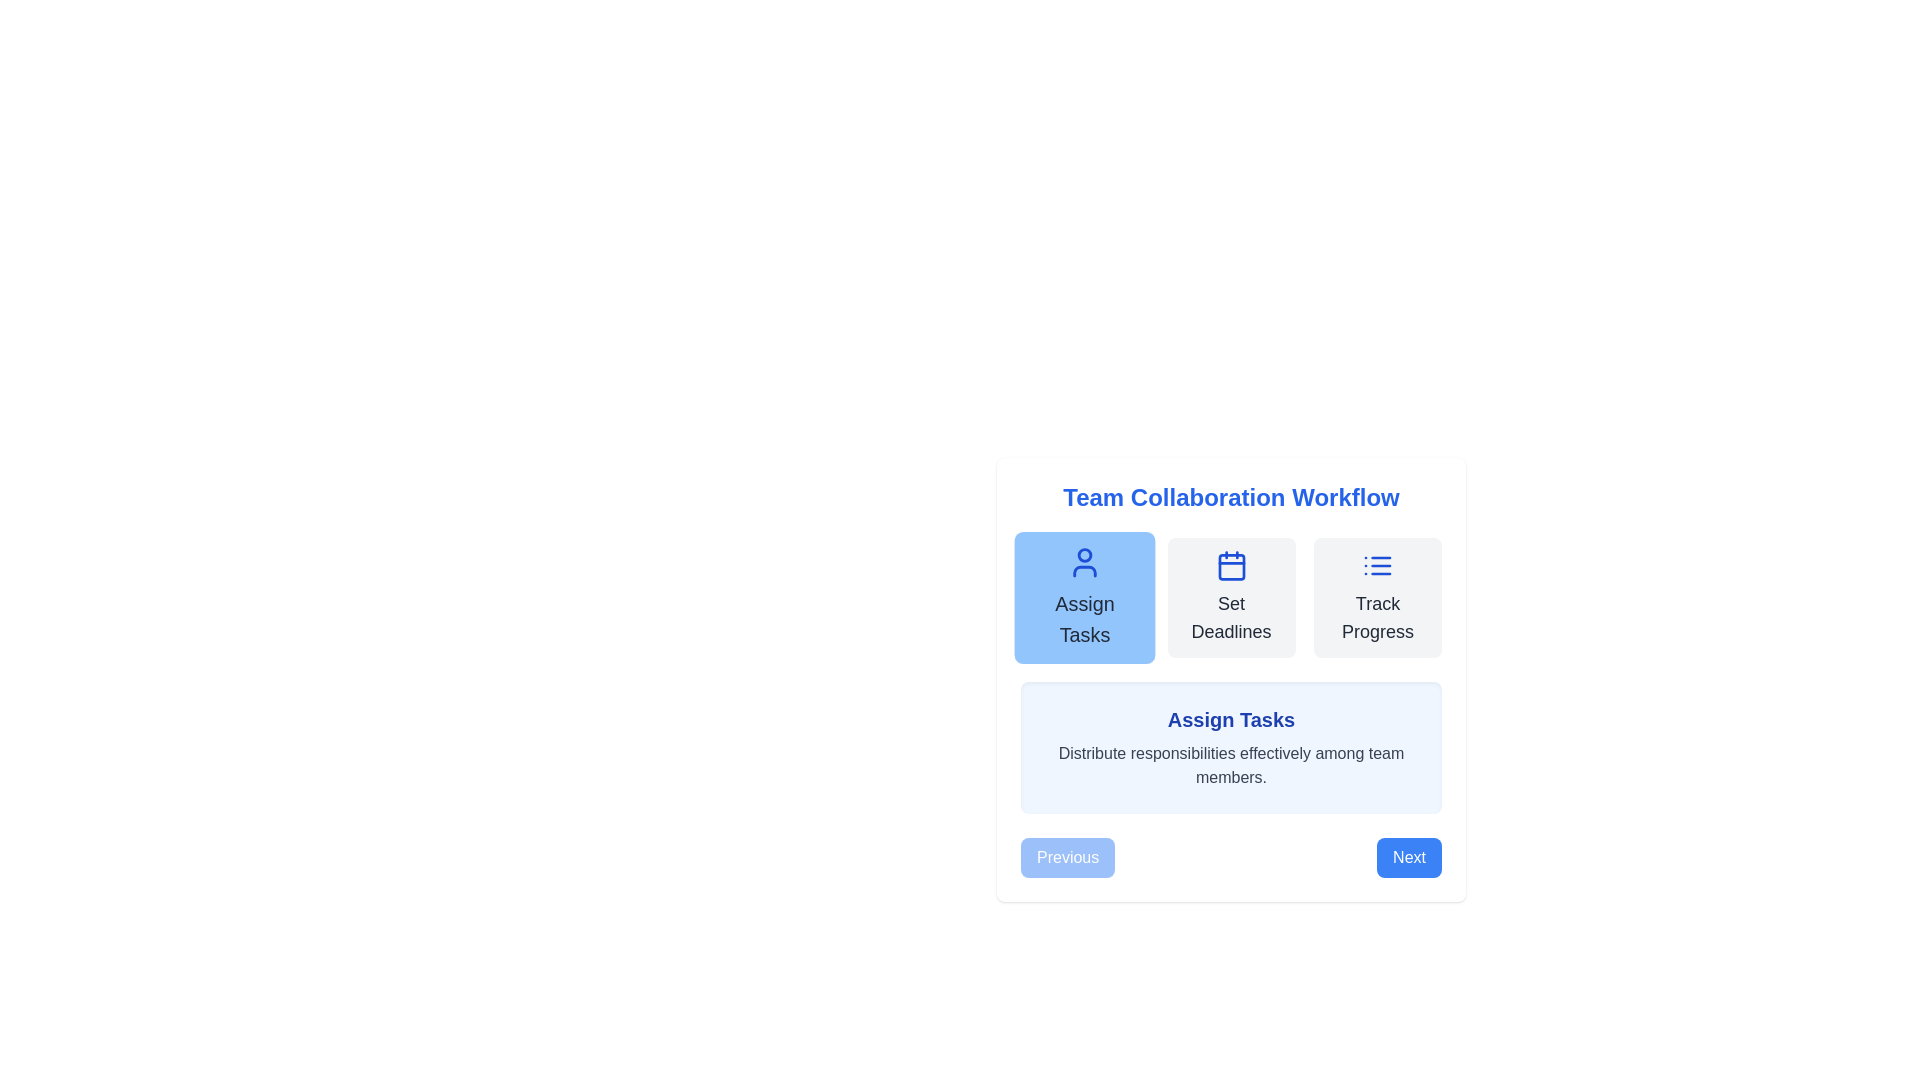 This screenshot has height=1080, width=1920. Describe the element at coordinates (1230, 566) in the screenshot. I see `the Icon embedded in the 'Set Deadlines' button, which is located in the middle of three horizontal buttons at the upper portion of the interface` at that location.